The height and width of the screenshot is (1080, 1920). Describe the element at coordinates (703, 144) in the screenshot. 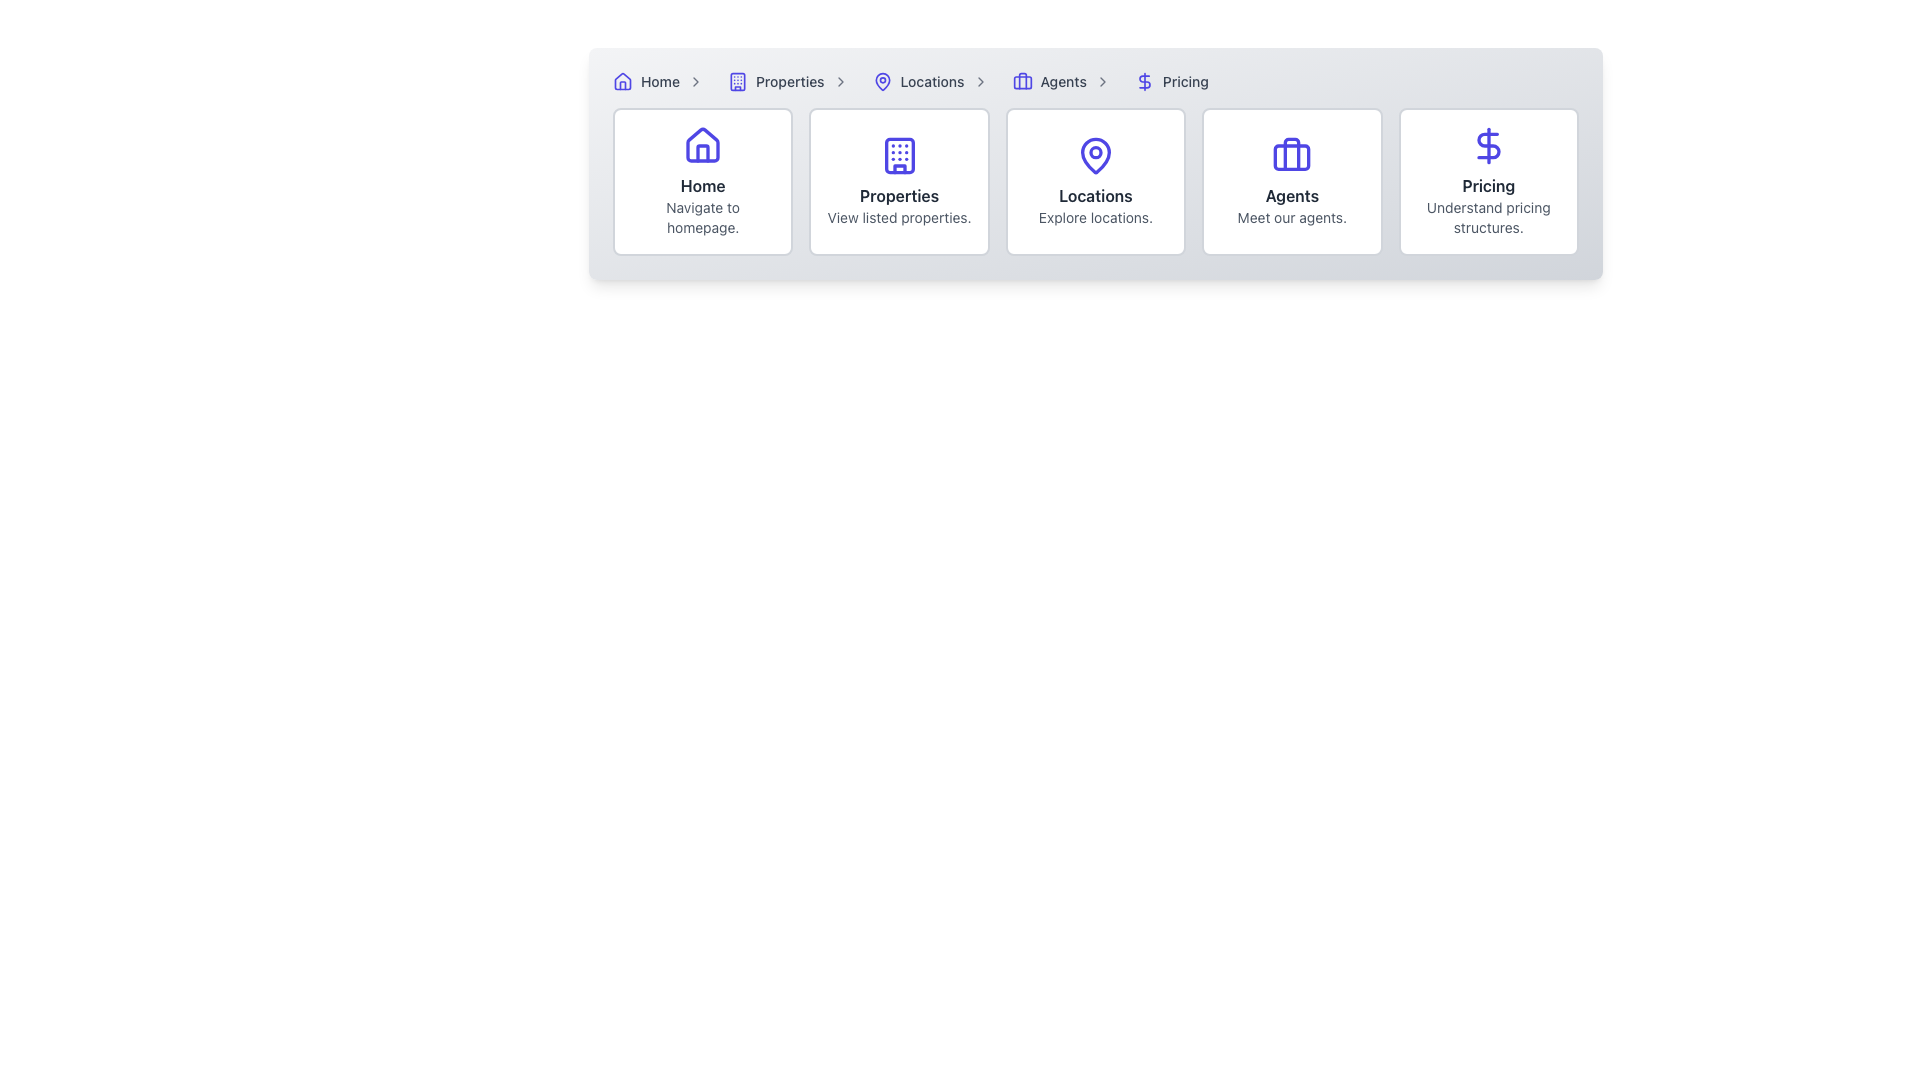

I see `the 'Home' icon in the navigation panel, which is the primary graphical representation located in the first card at the top left section of the interface, above the text 'Home Navigate to homepage.'` at that location.